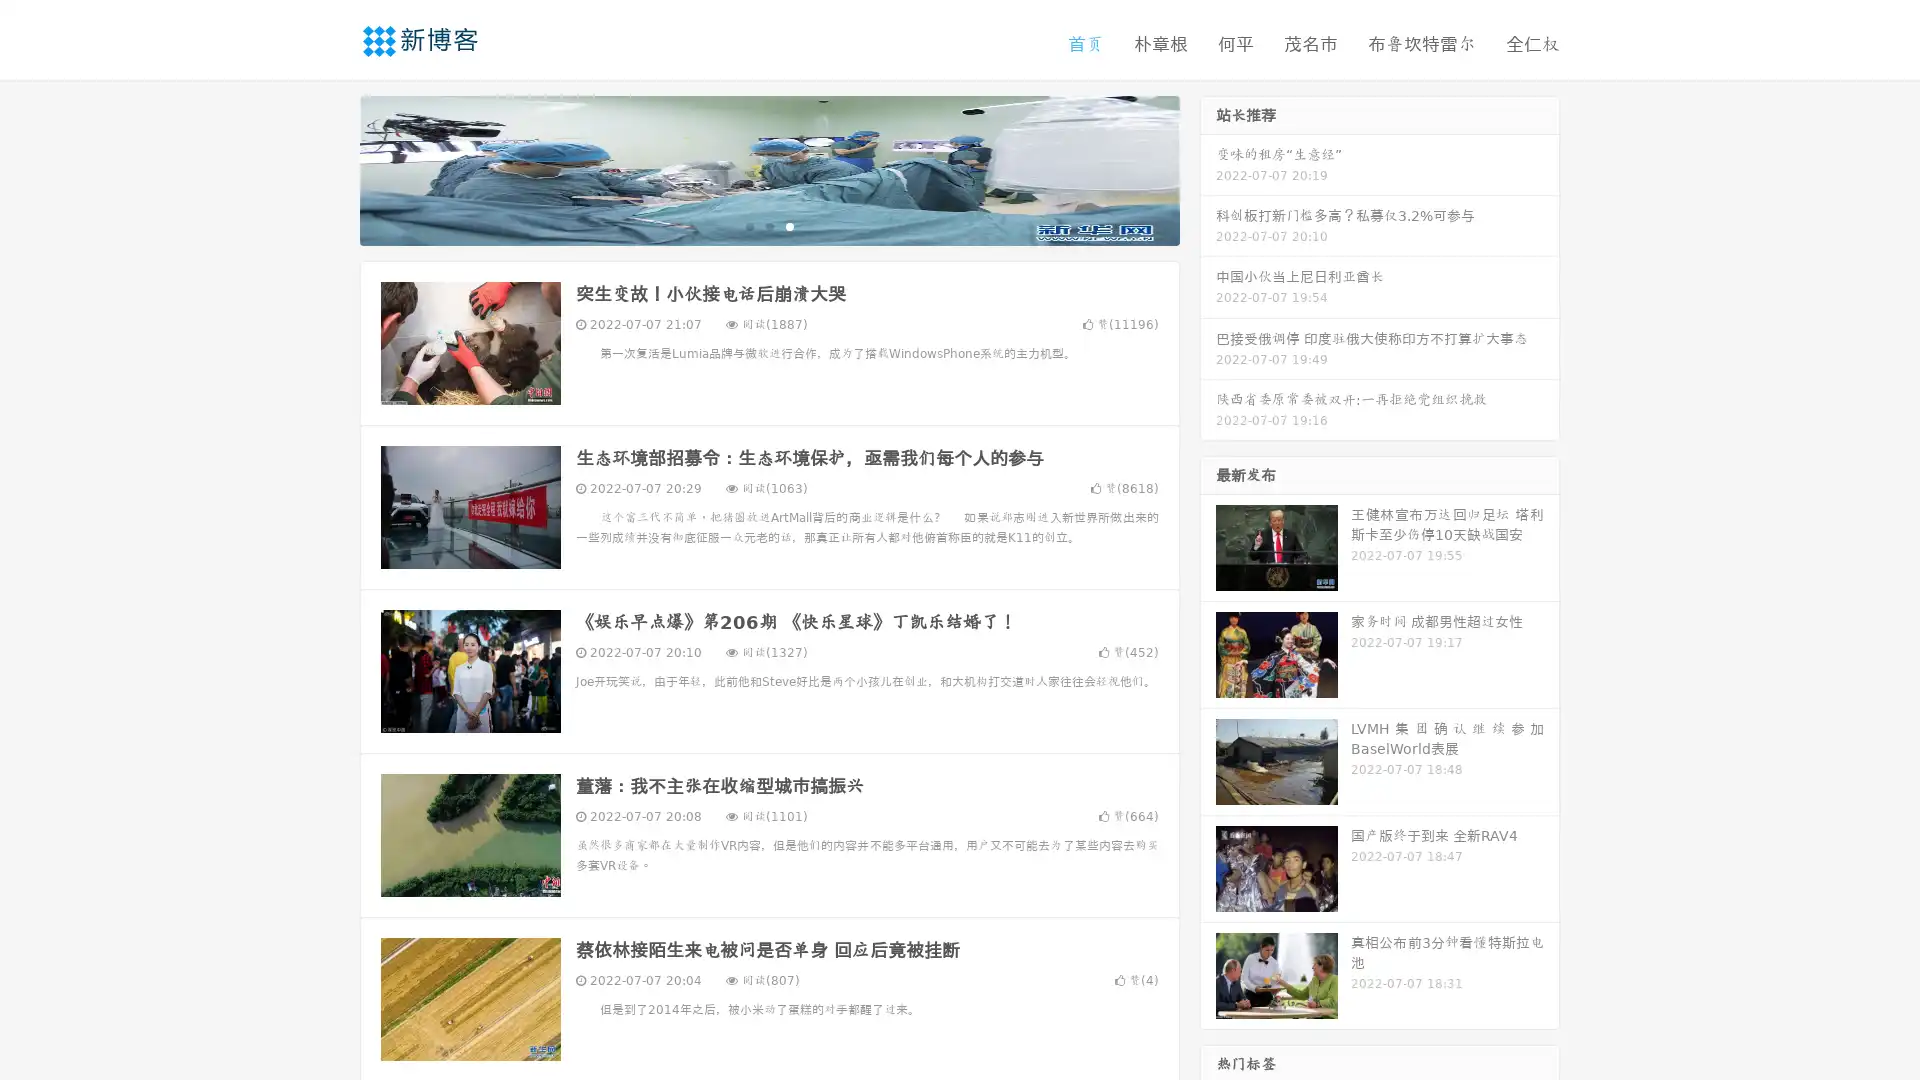  What do you see at coordinates (789, 225) in the screenshot?
I see `Go to slide 3` at bounding box center [789, 225].